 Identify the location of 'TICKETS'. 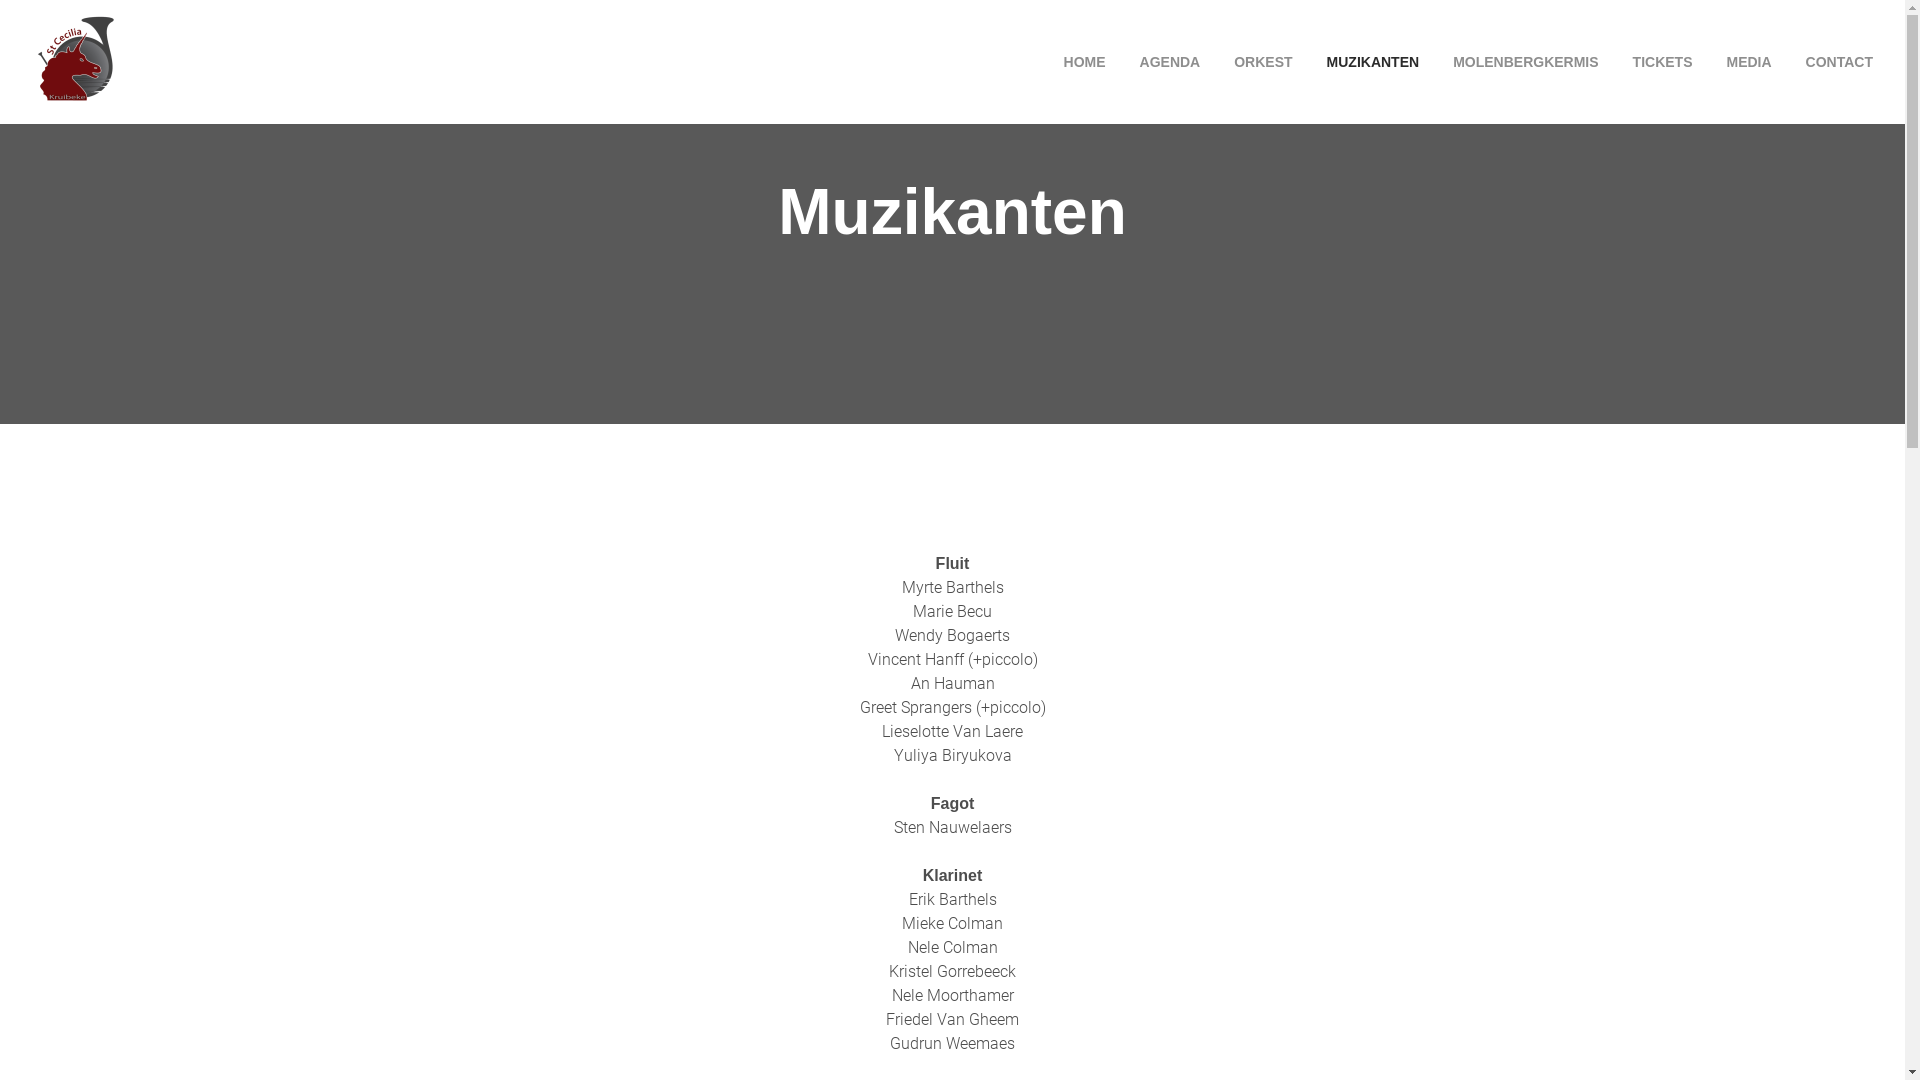
(1662, 60).